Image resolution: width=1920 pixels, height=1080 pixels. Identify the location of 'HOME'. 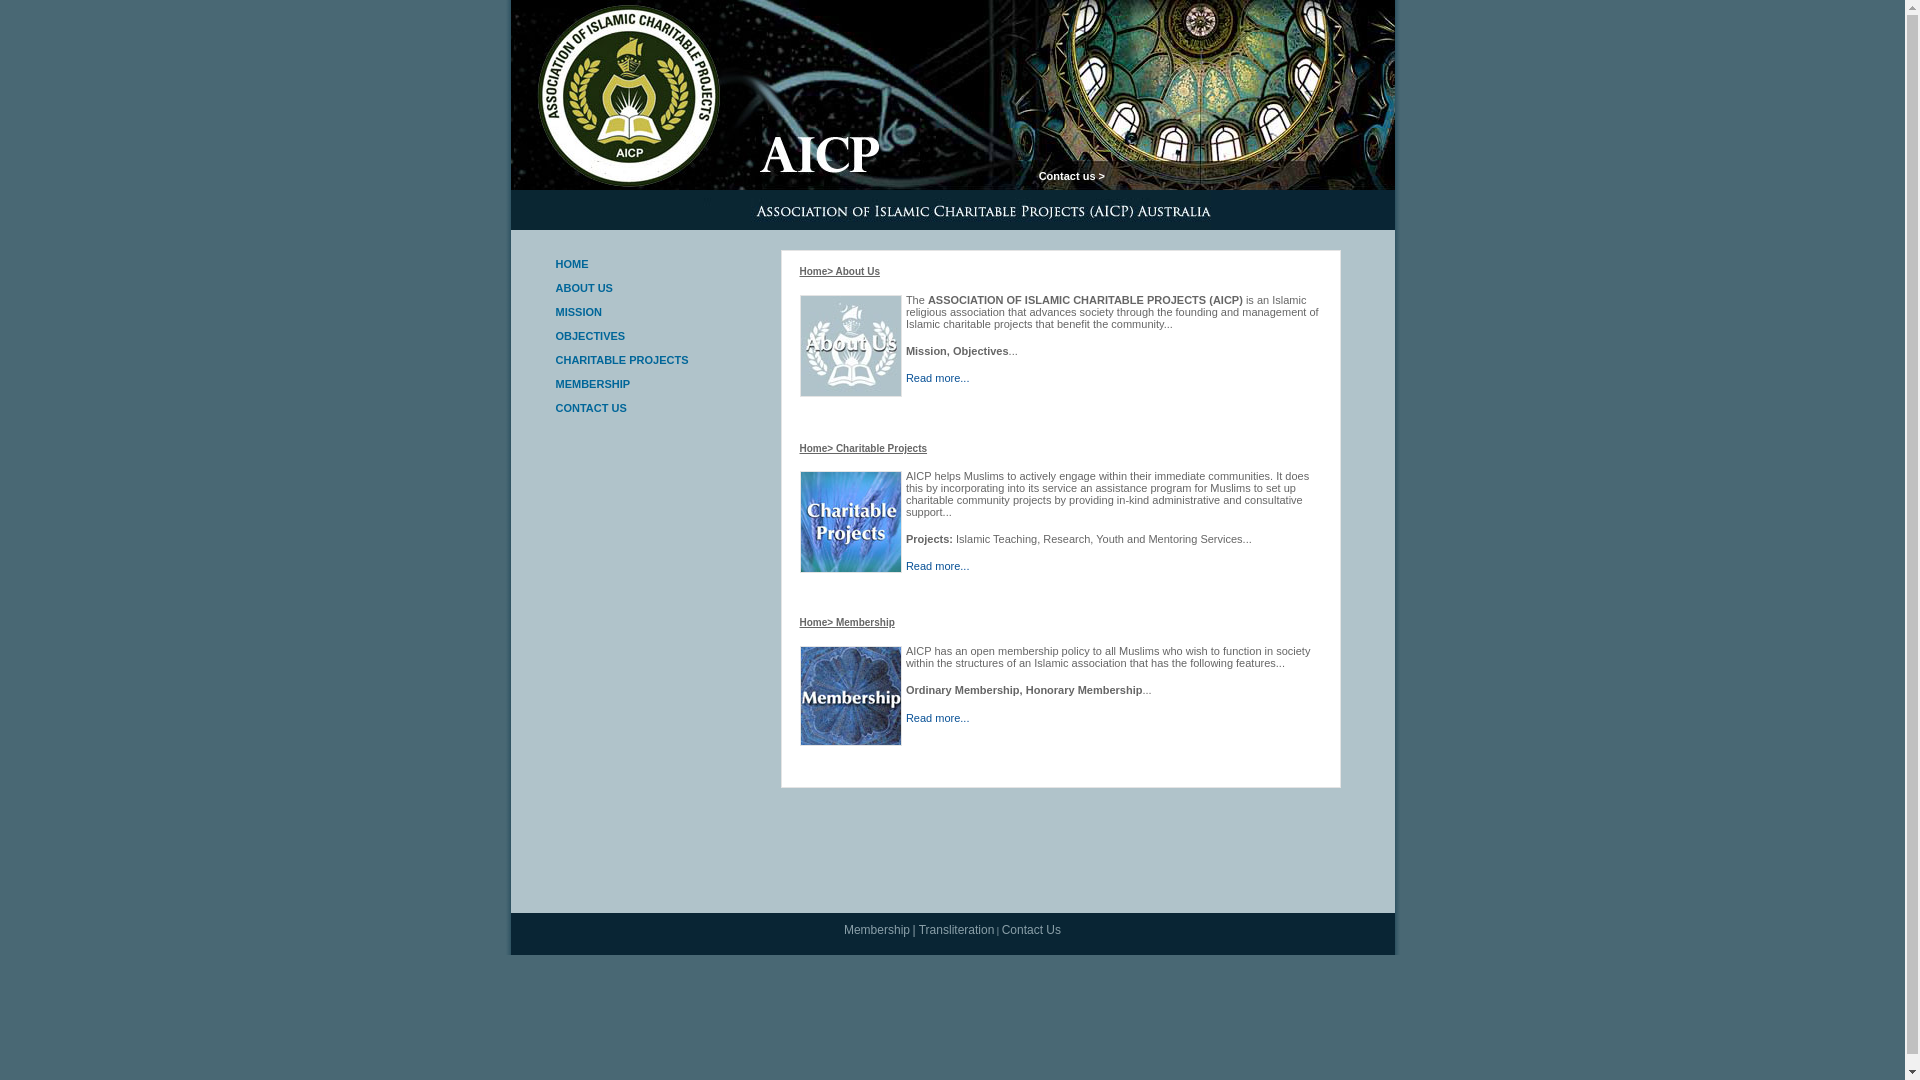
(556, 262).